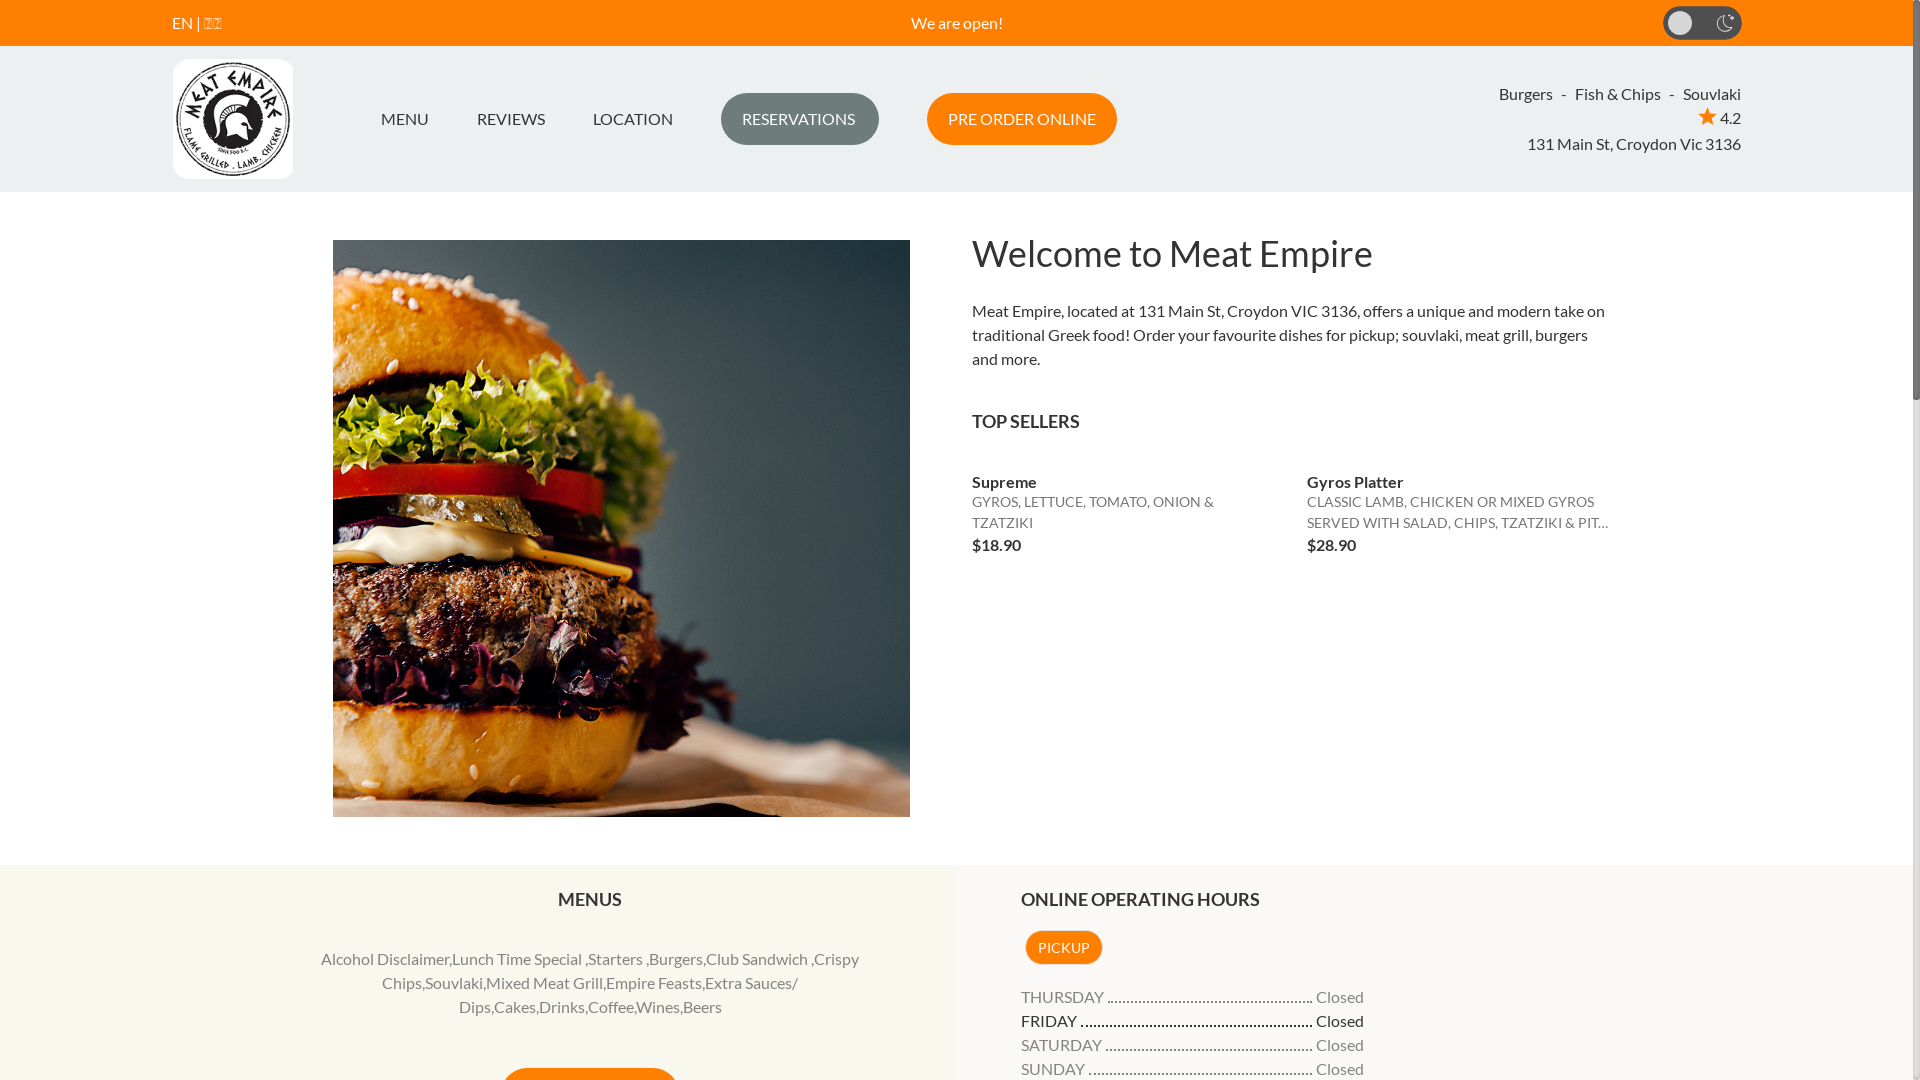  Describe the element at coordinates (372, 119) in the screenshot. I see `'MENU'` at that location.